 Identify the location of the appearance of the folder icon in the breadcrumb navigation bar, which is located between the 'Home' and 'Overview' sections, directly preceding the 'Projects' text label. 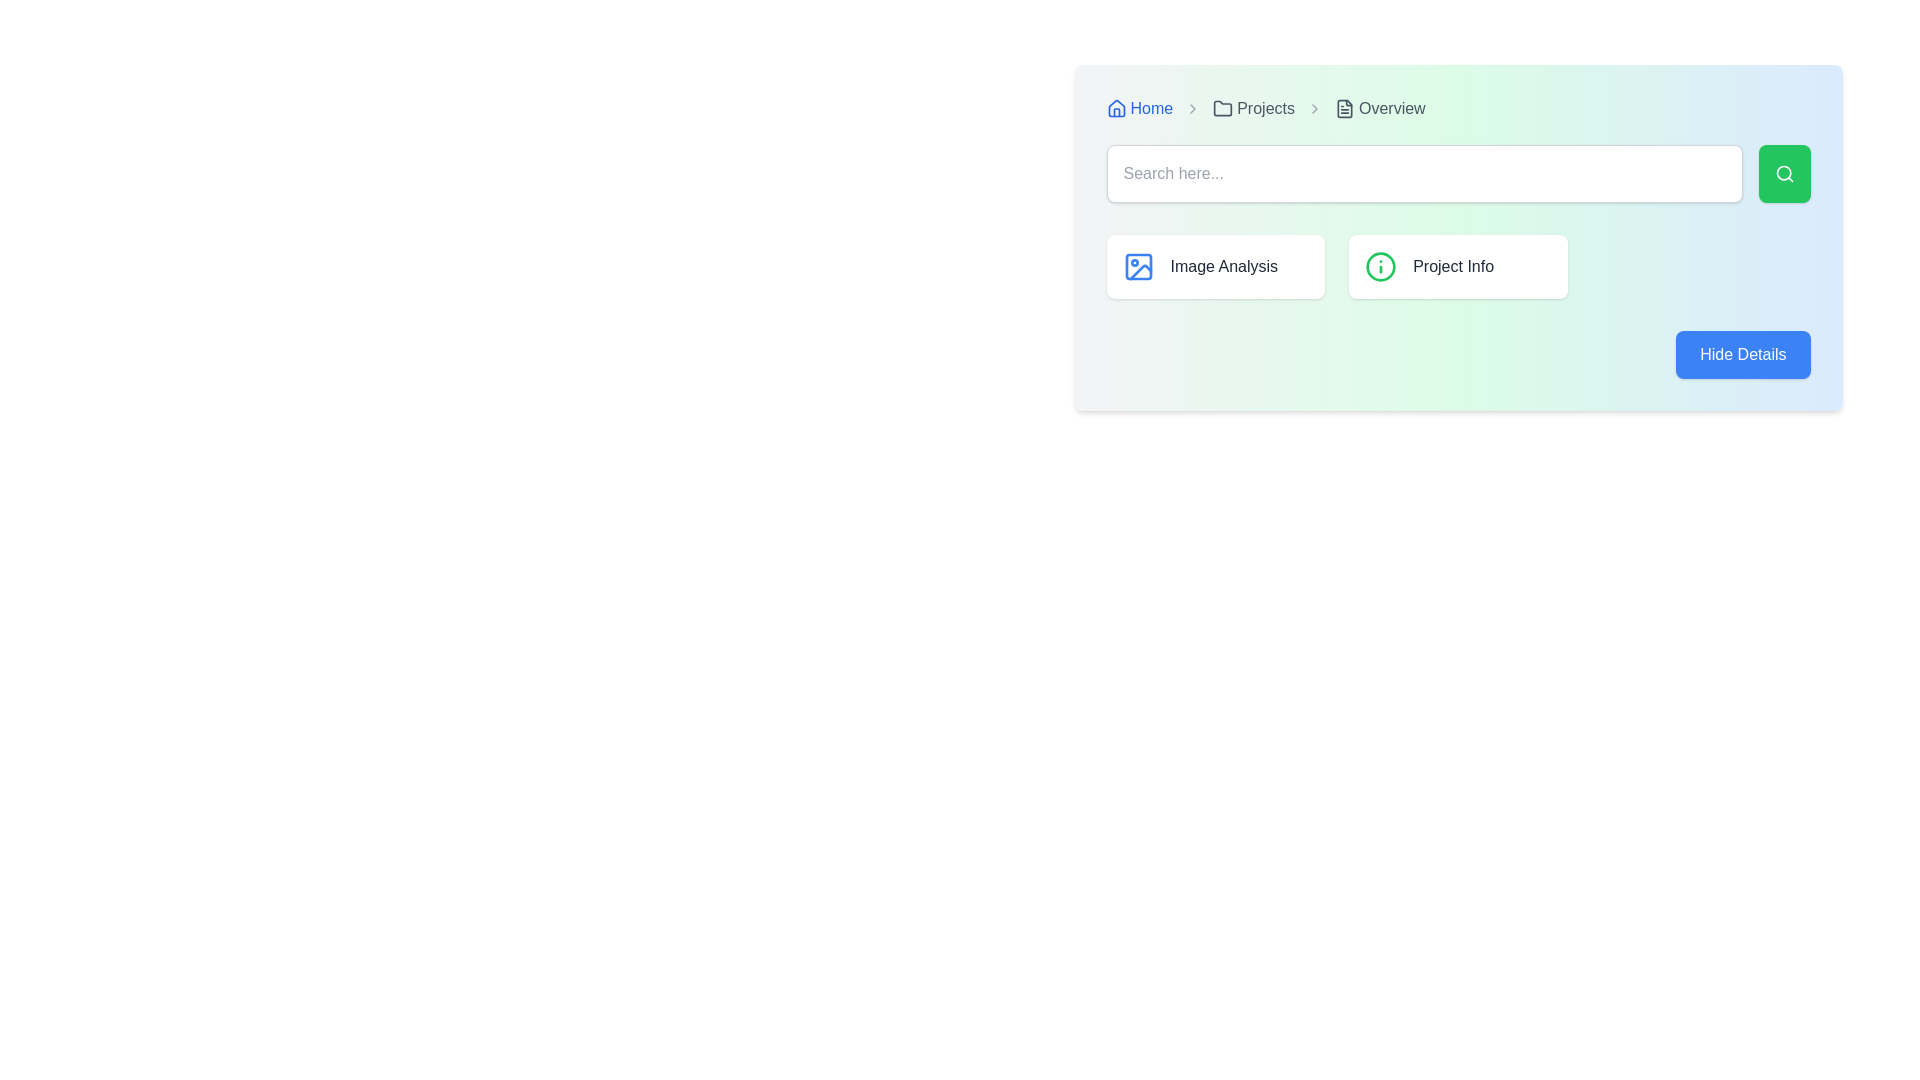
(1222, 108).